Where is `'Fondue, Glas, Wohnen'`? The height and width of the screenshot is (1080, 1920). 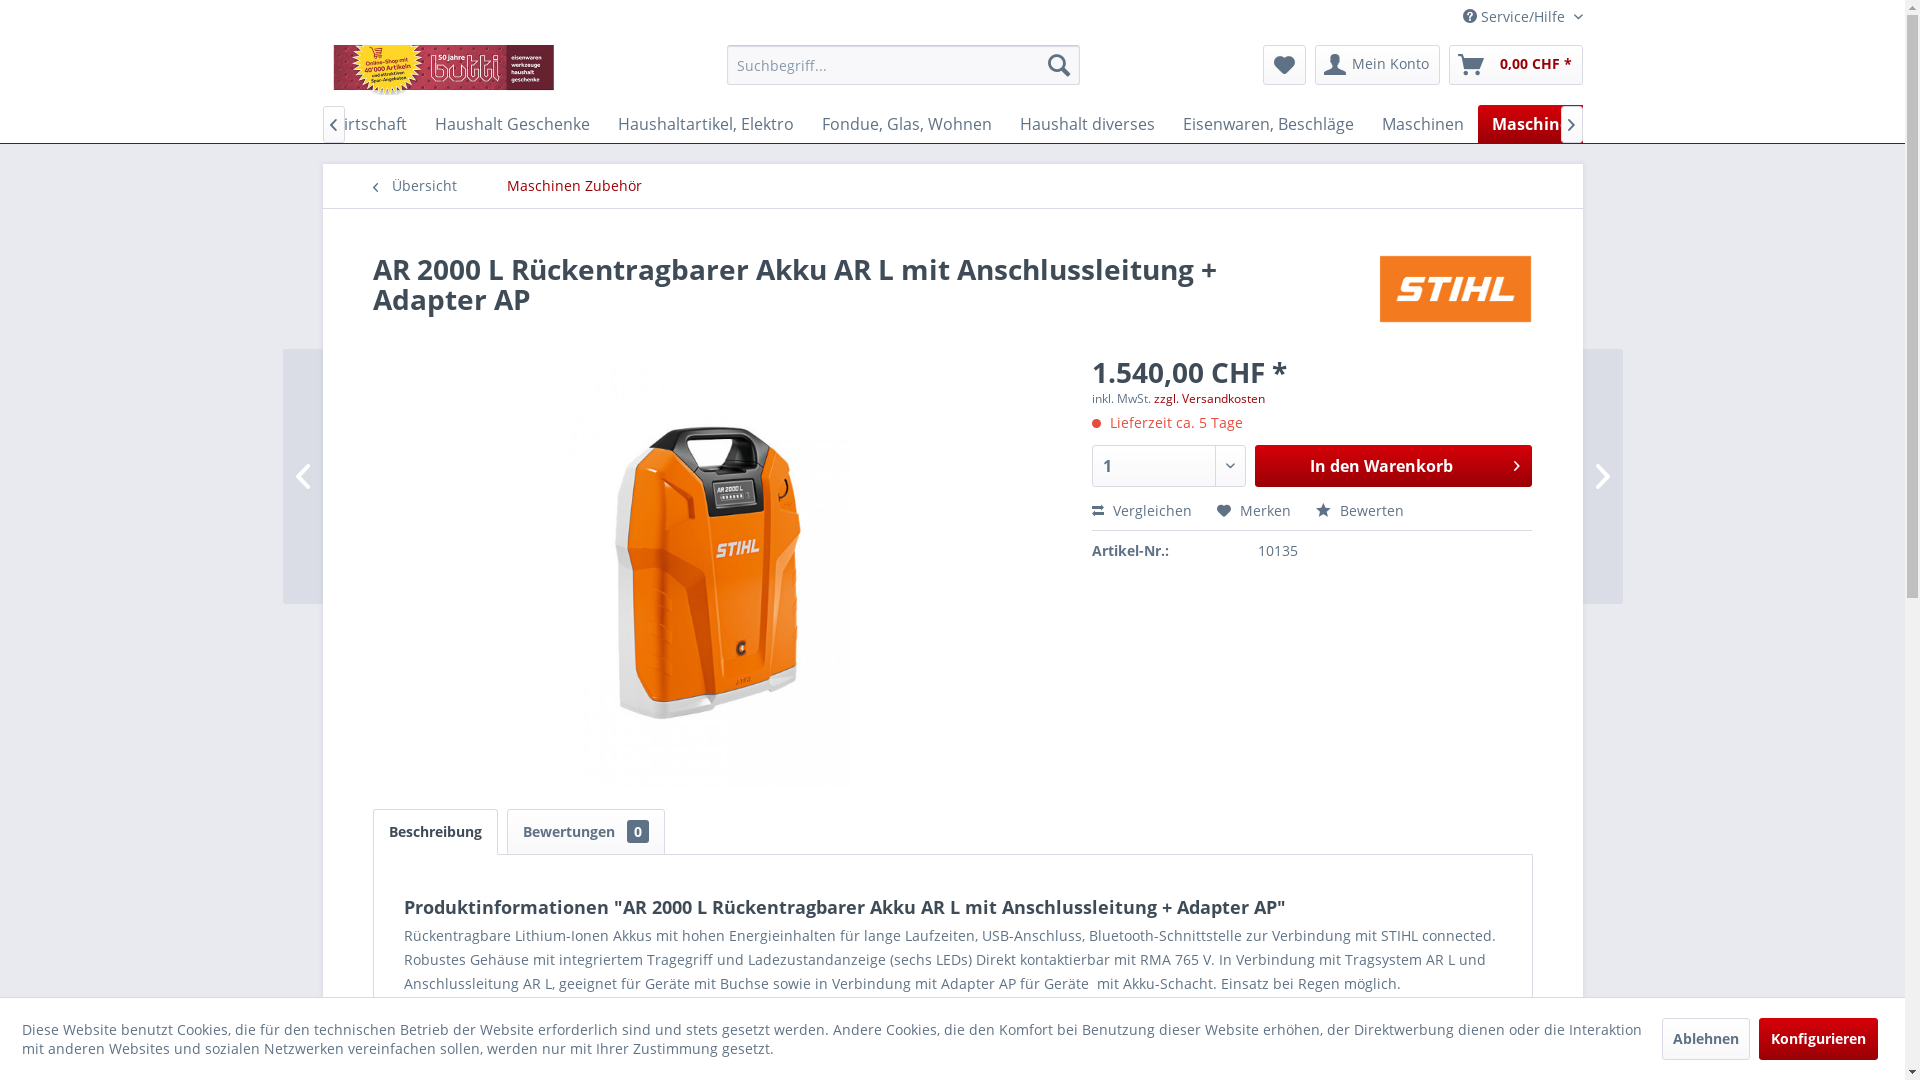
'Fondue, Glas, Wohnen' is located at coordinates (807, 123).